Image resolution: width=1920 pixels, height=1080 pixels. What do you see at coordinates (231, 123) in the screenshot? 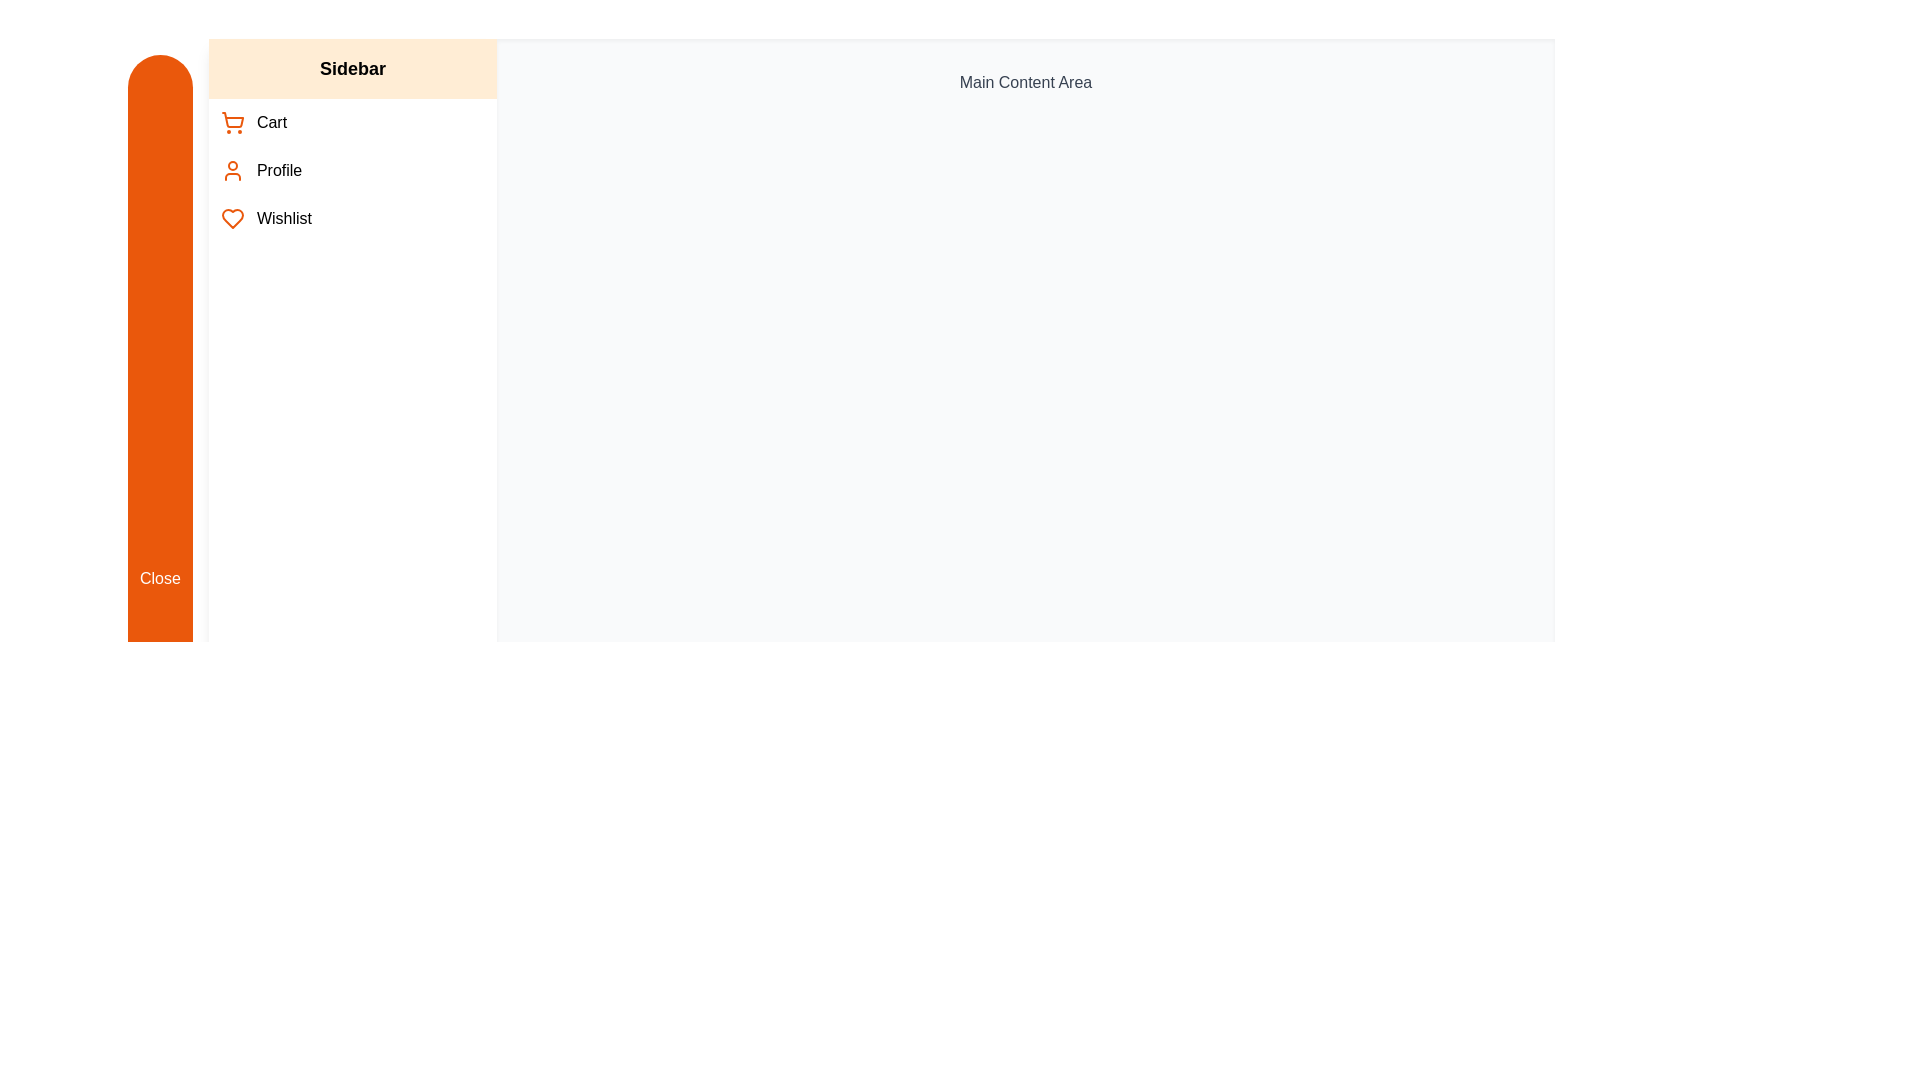
I see `the icon next to Cart in the sidebar` at bounding box center [231, 123].